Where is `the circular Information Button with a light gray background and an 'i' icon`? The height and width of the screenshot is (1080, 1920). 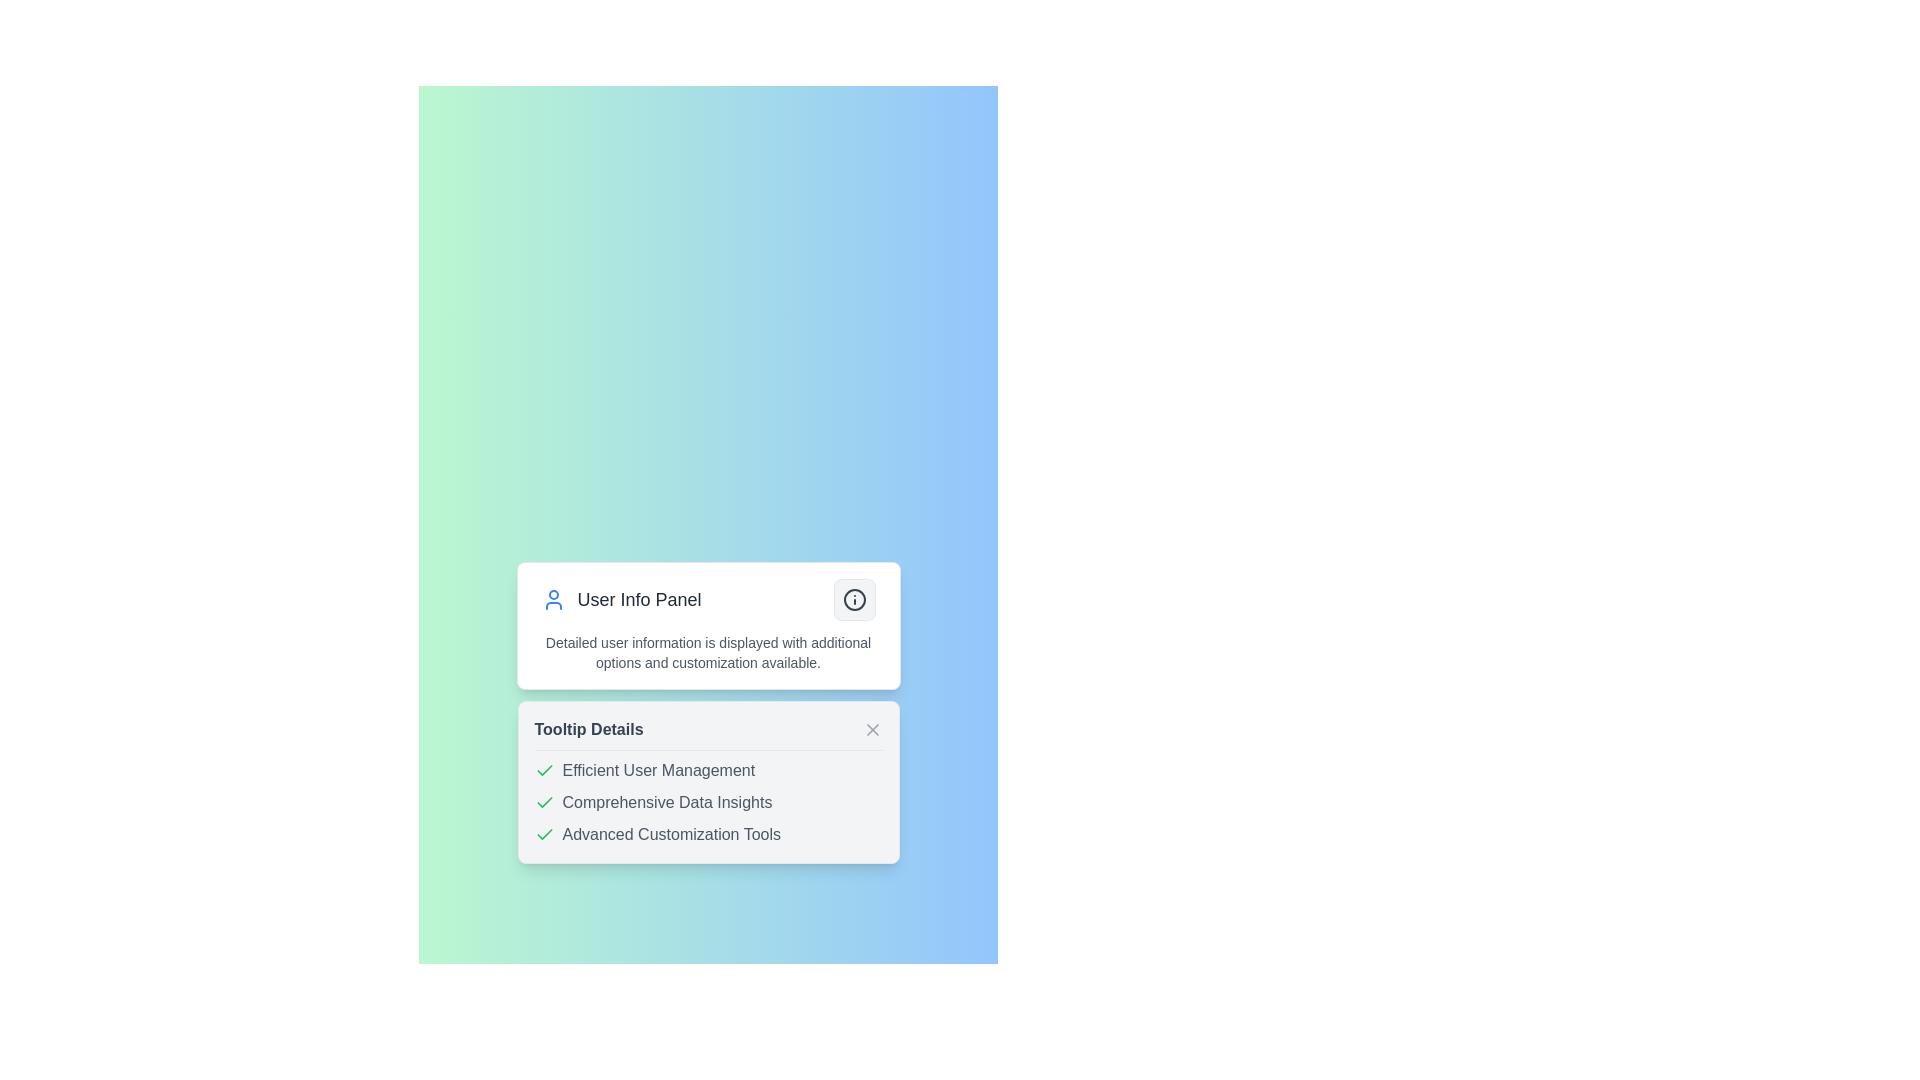
the circular Information Button with a light gray background and an 'i' icon is located at coordinates (854, 599).